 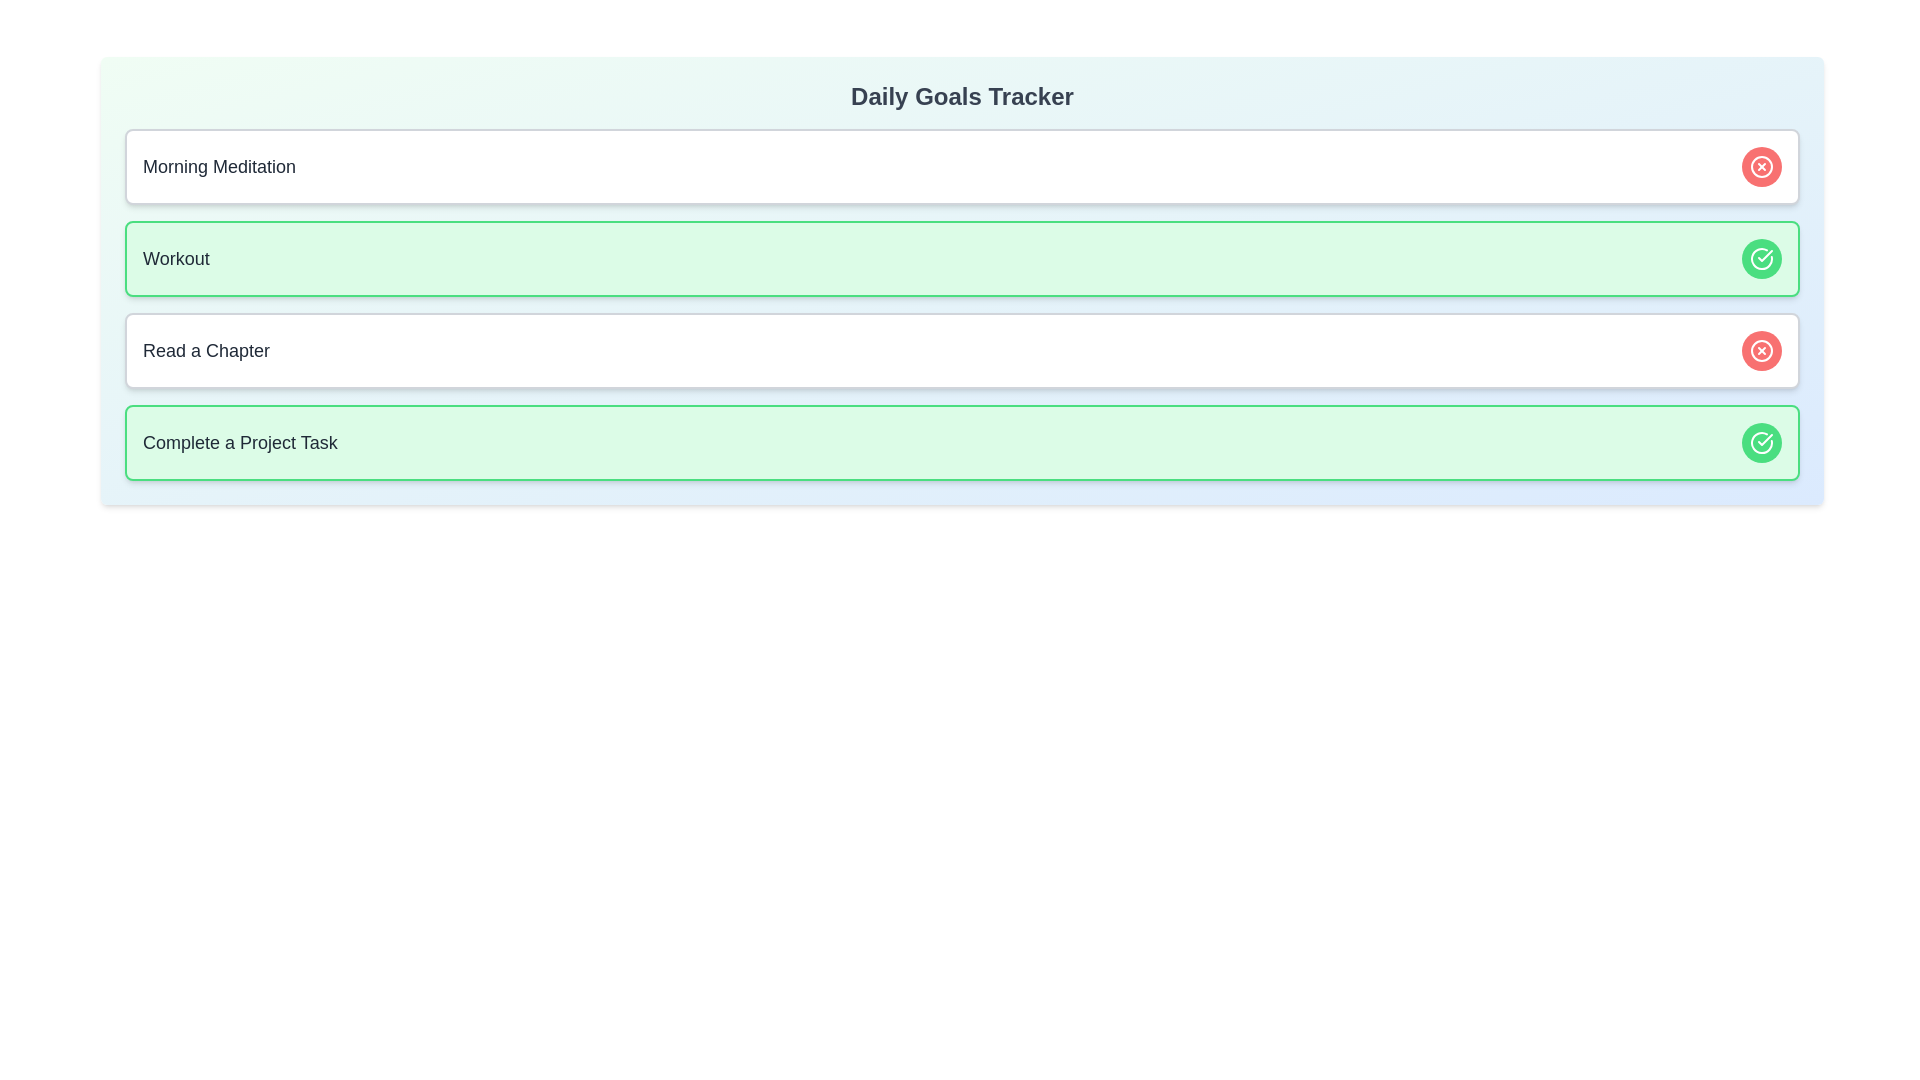 What do you see at coordinates (240, 442) in the screenshot?
I see `the content of the goal titled Complete a Project Task` at bounding box center [240, 442].